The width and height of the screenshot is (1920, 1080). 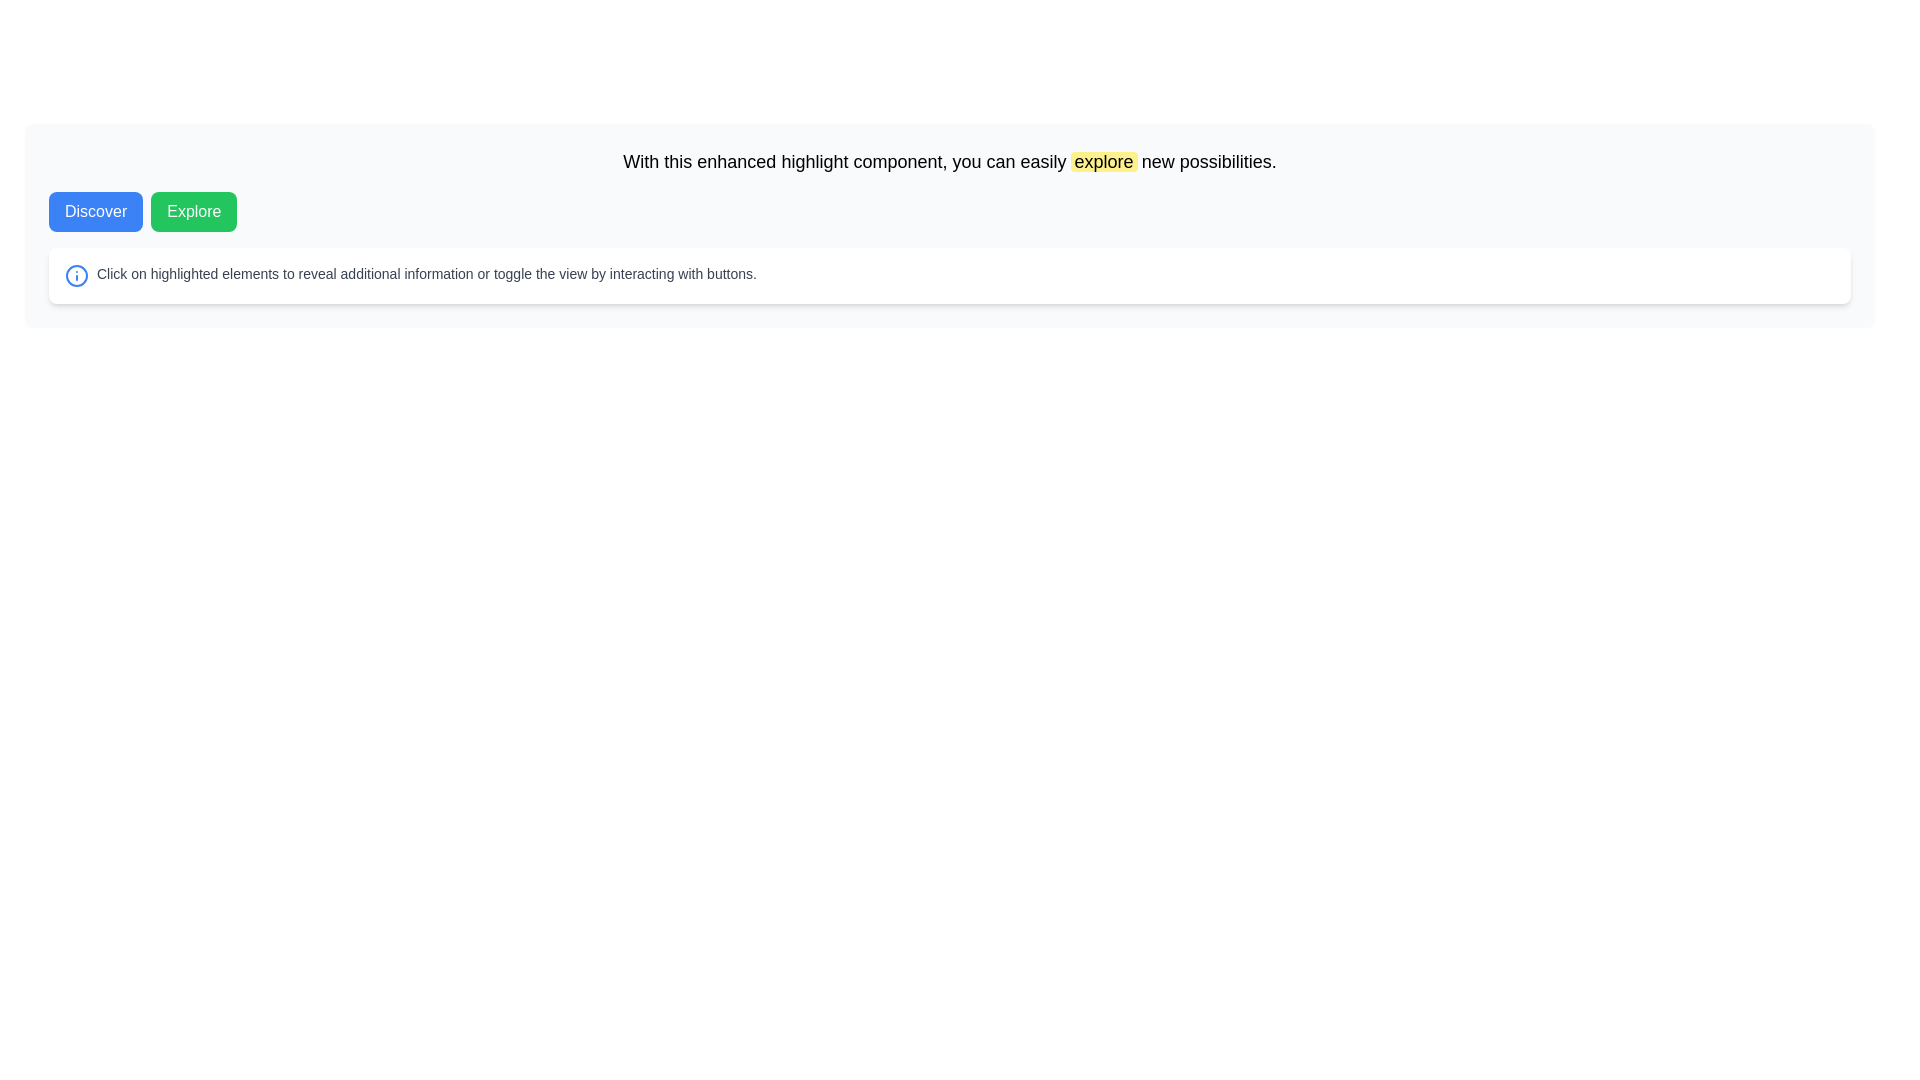 What do you see at coordinates (95, 212) in the screenshot?
I see `the blue 'Discover' button with rounded corners` at bounding box center [95, 212].